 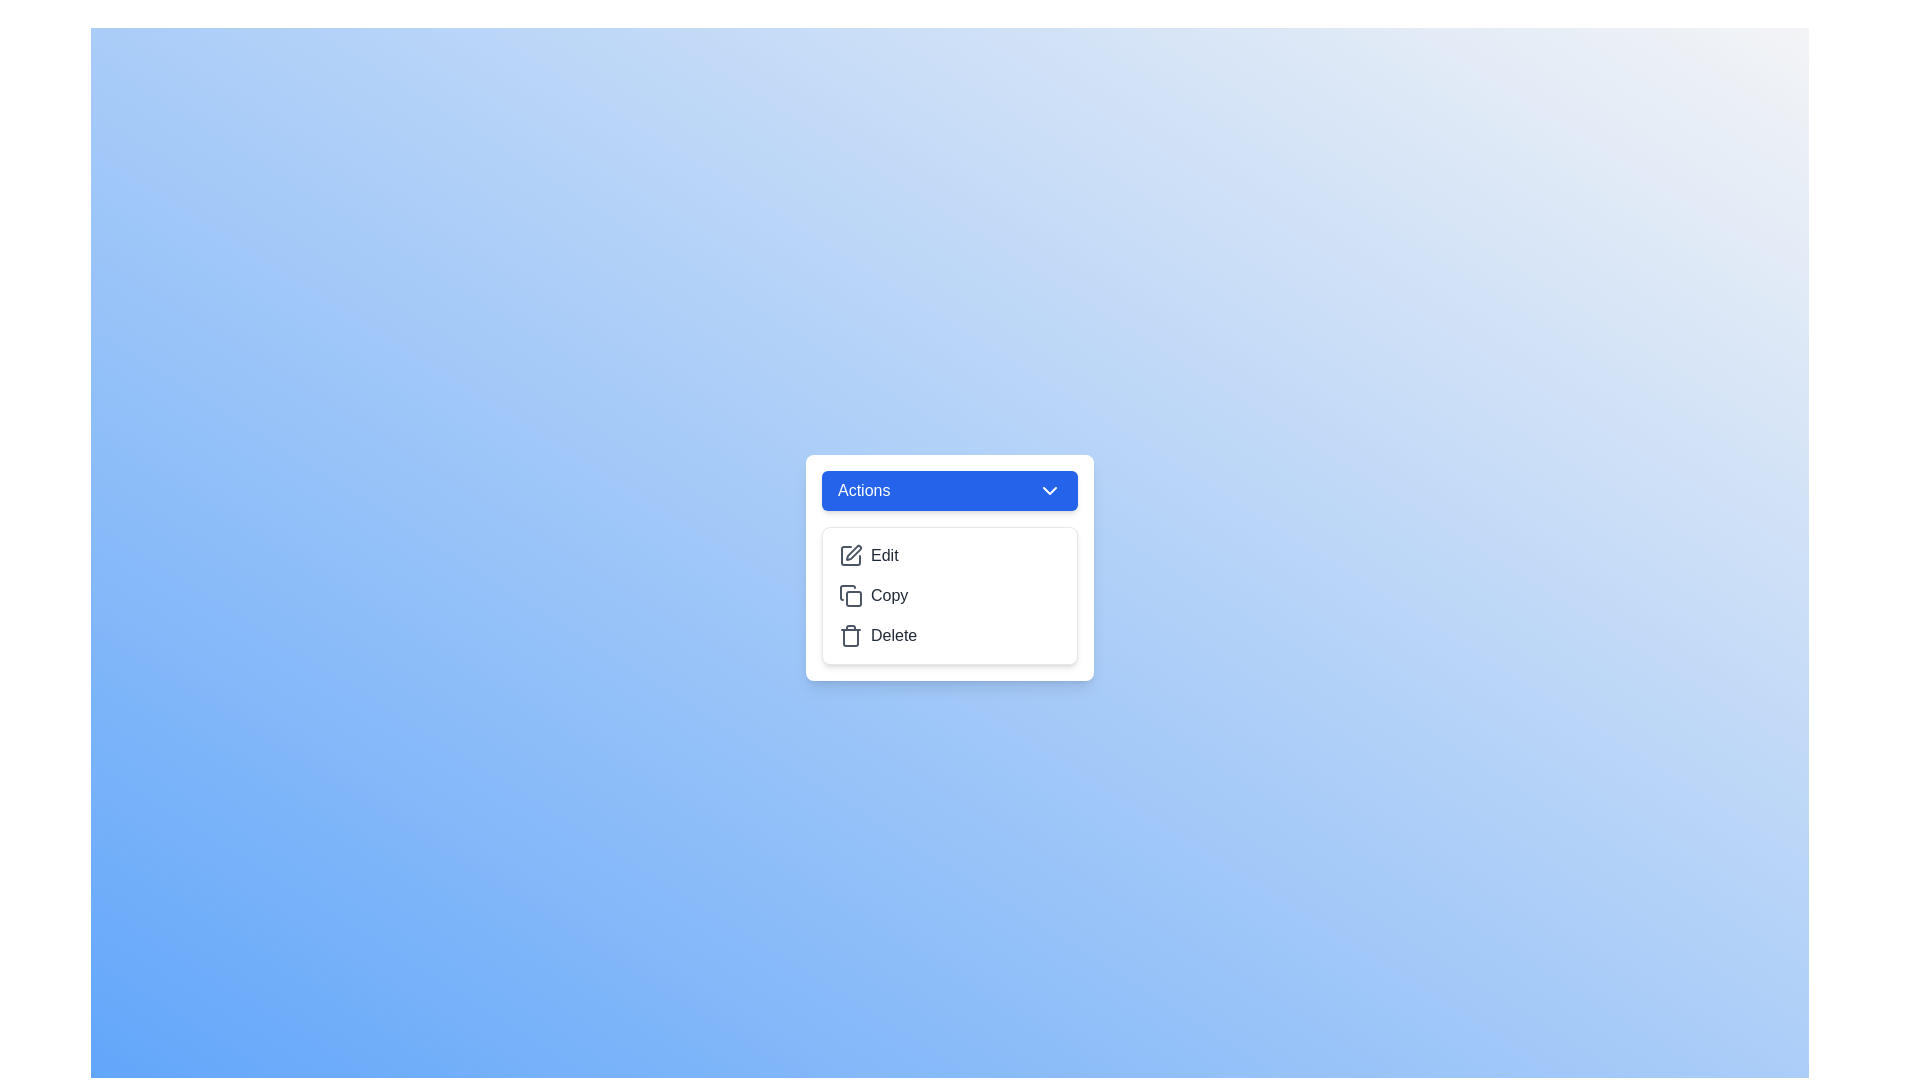 I want to click on the dropdown chevron icon located in the 'Actions' button on the right-hand side, so click(x=1049, y=490).